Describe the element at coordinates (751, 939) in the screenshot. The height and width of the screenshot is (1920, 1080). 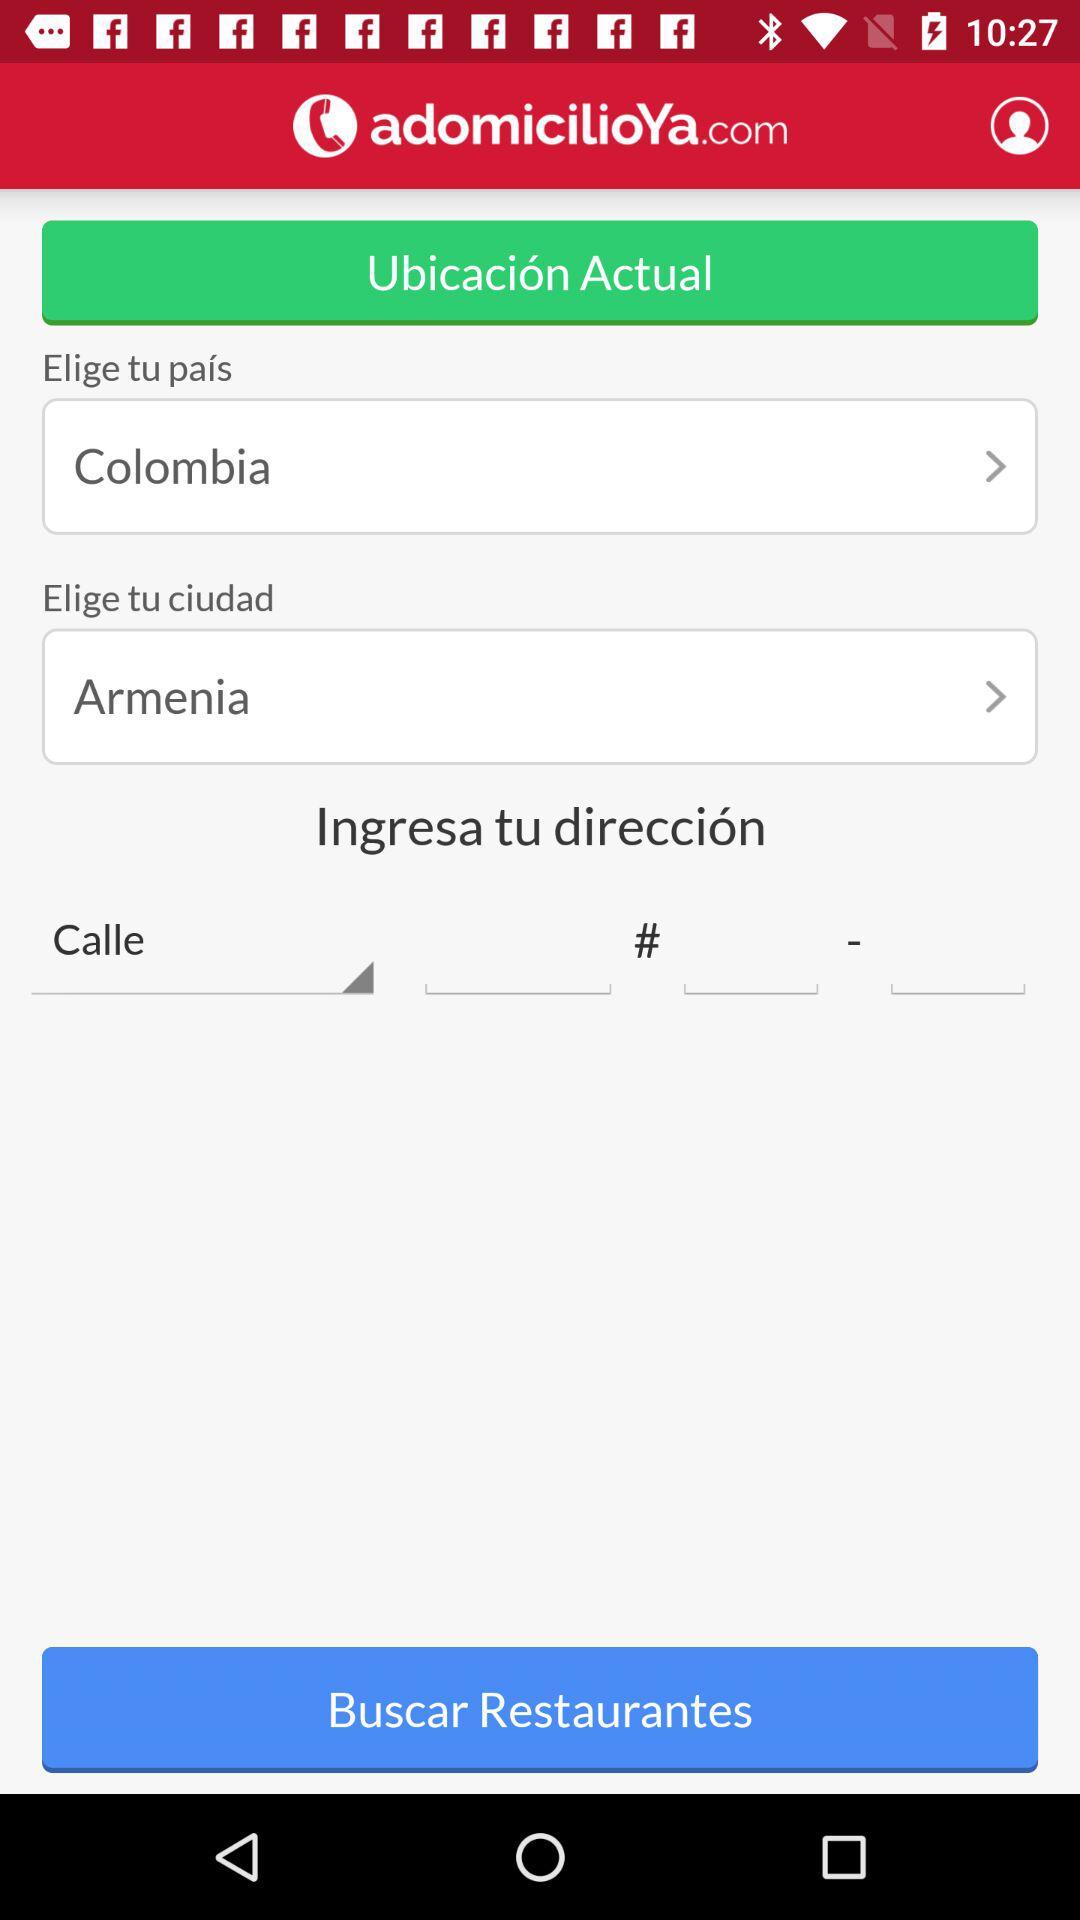
I see `phone number` at that location.